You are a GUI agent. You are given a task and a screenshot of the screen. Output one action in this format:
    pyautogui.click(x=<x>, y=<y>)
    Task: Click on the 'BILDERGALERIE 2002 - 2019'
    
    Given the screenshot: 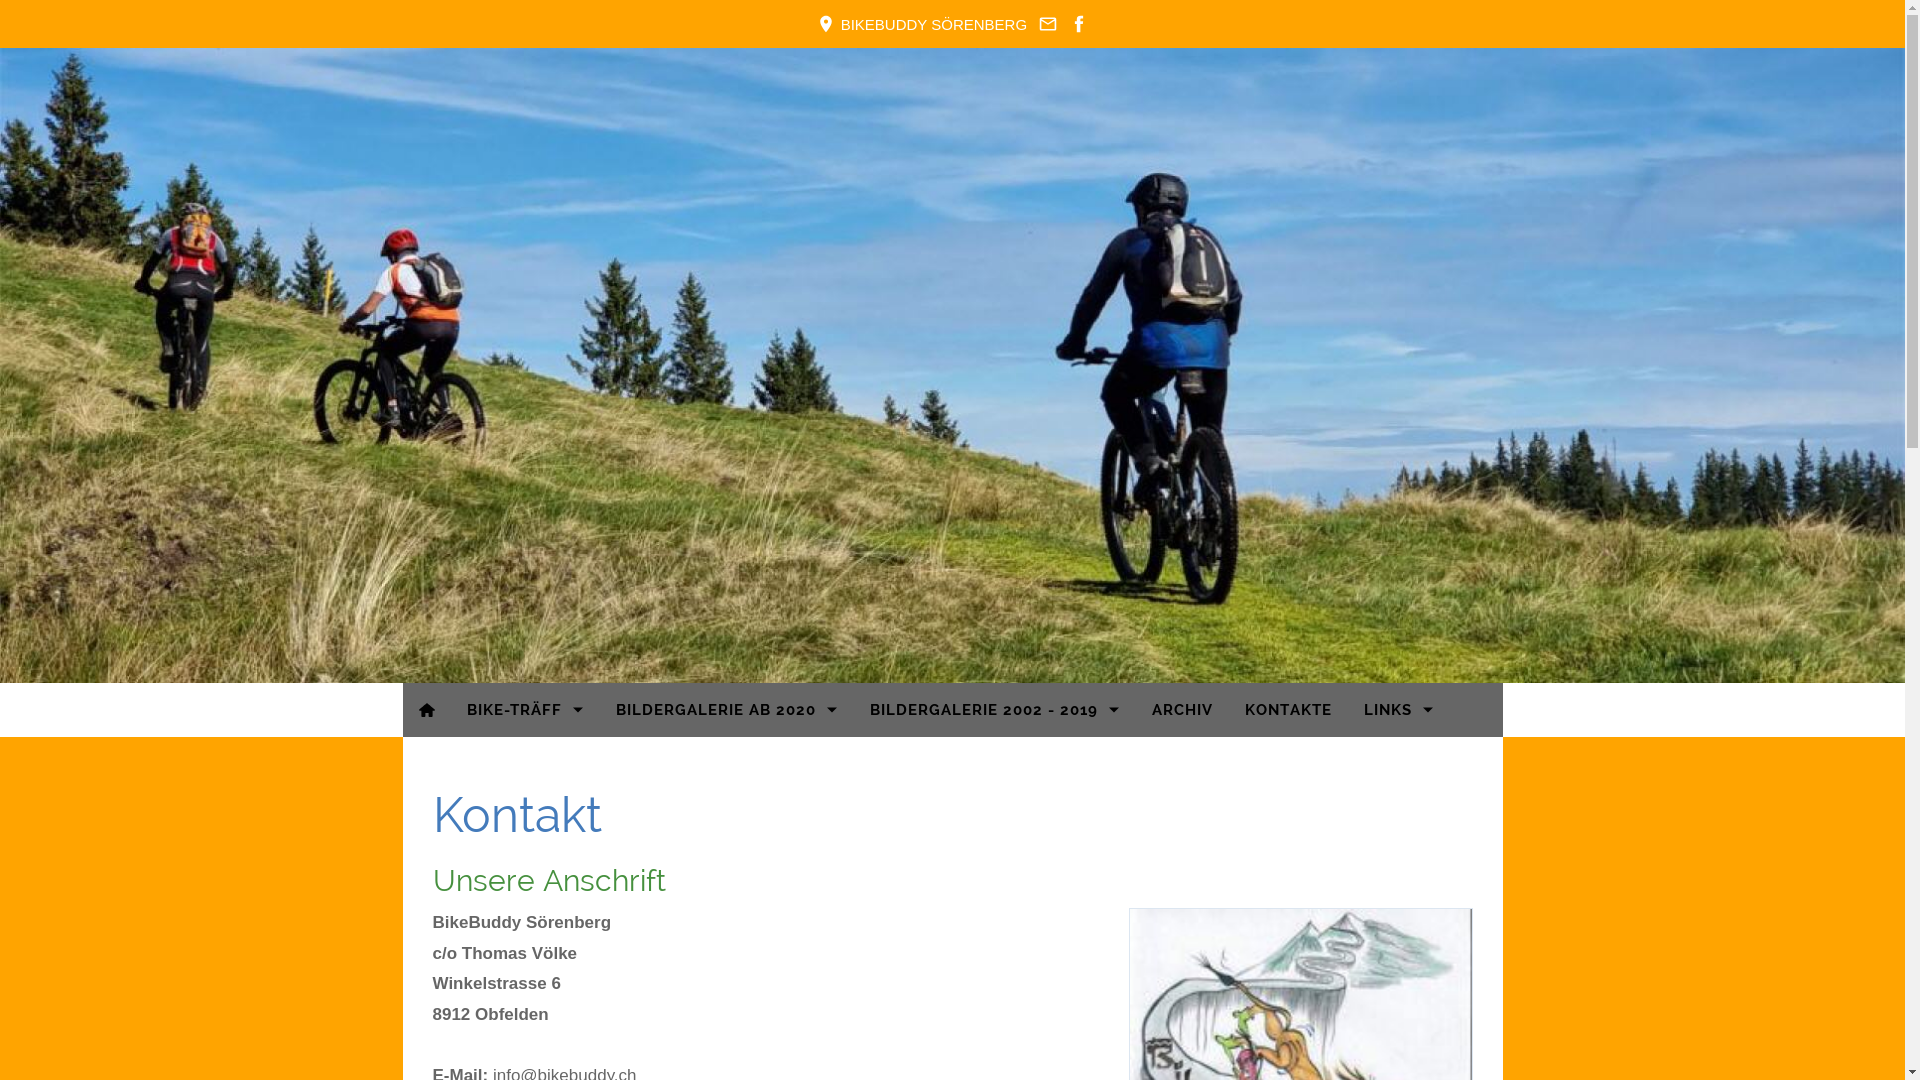 What is the action you would take?
    pyautogui.click(x=994, y=708)
    